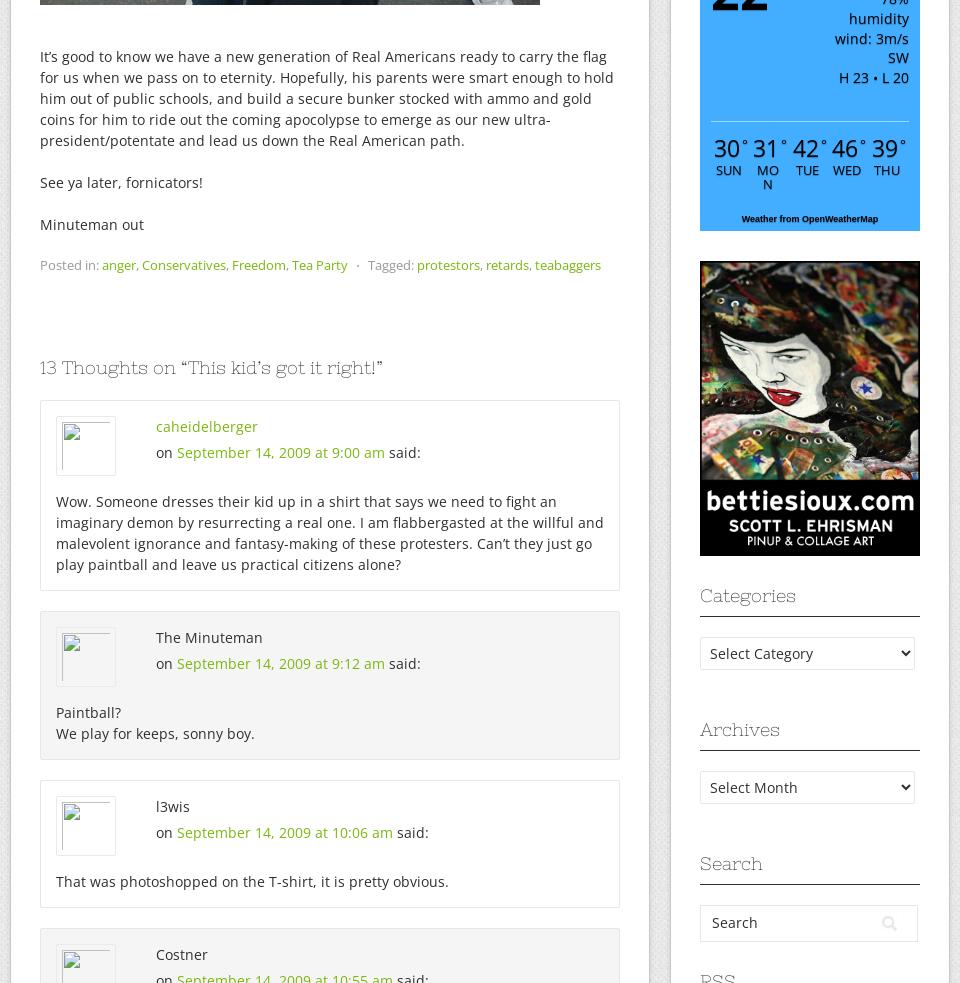 This screenshot has height=983, width=960. Describe the element at coordinates (484, 265) in the screenshot. I see `'retards'` at that location.